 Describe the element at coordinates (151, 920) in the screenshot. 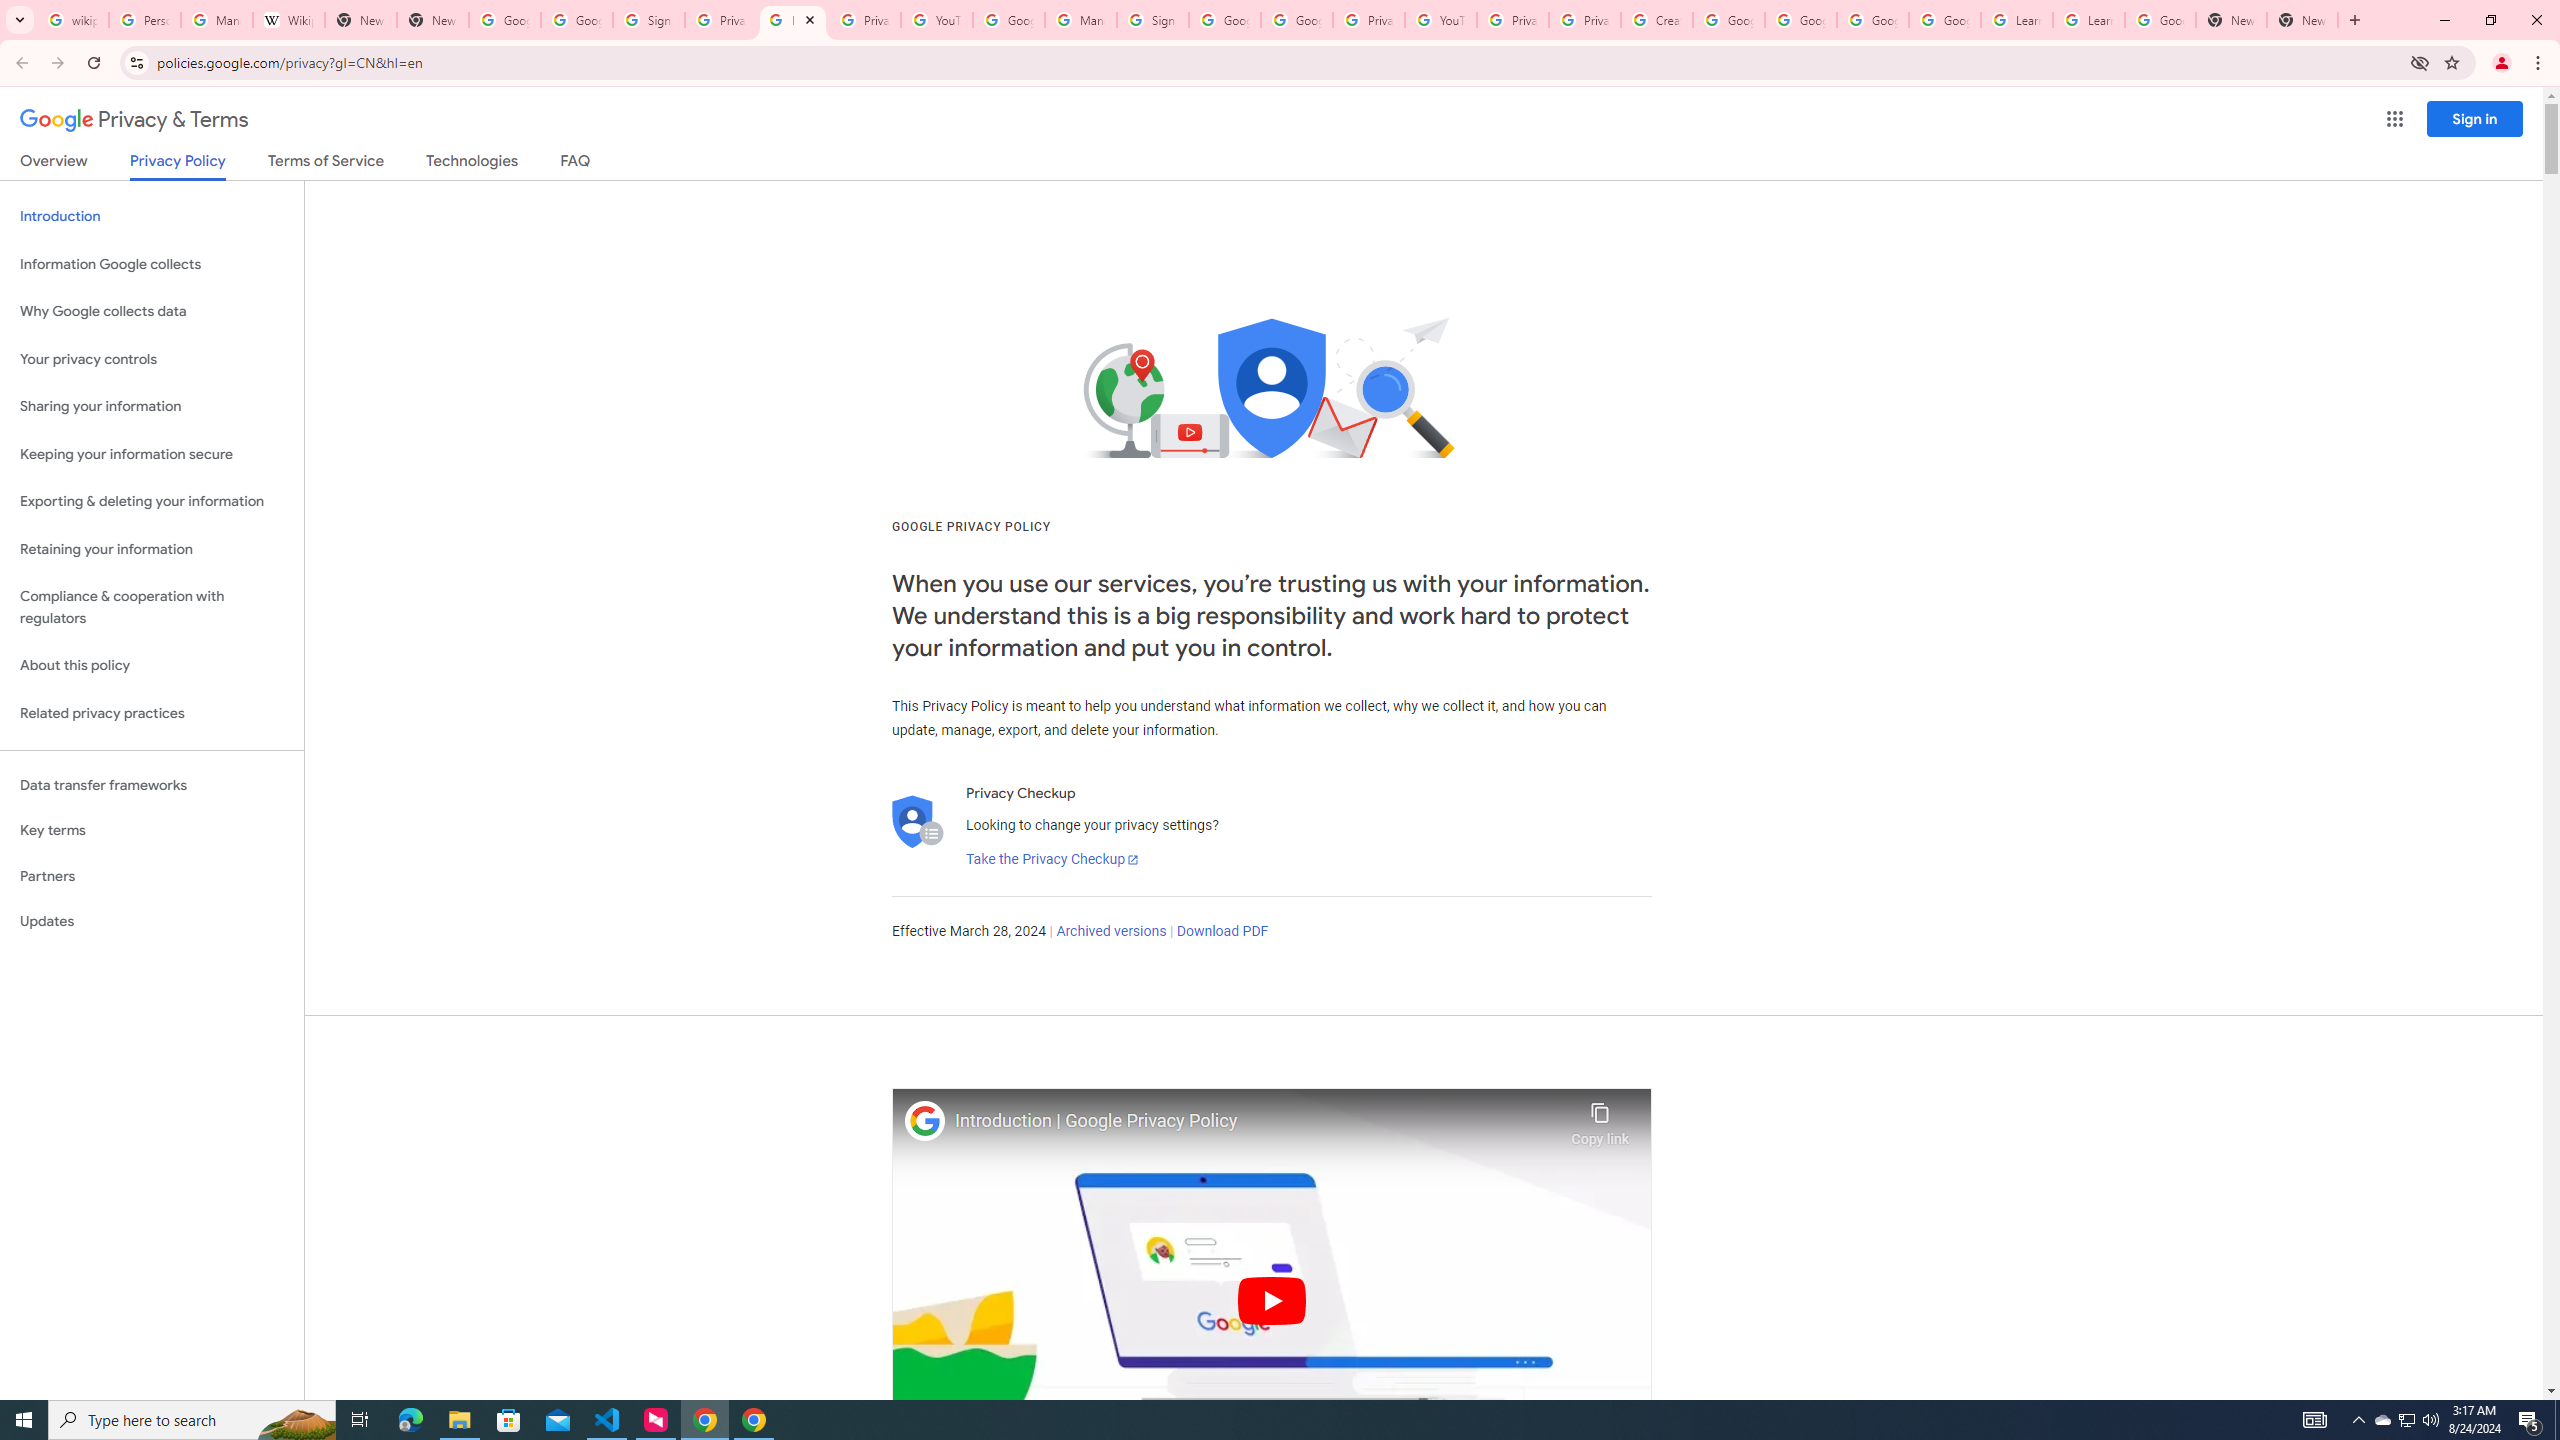

I see `'Updates'` at that location.